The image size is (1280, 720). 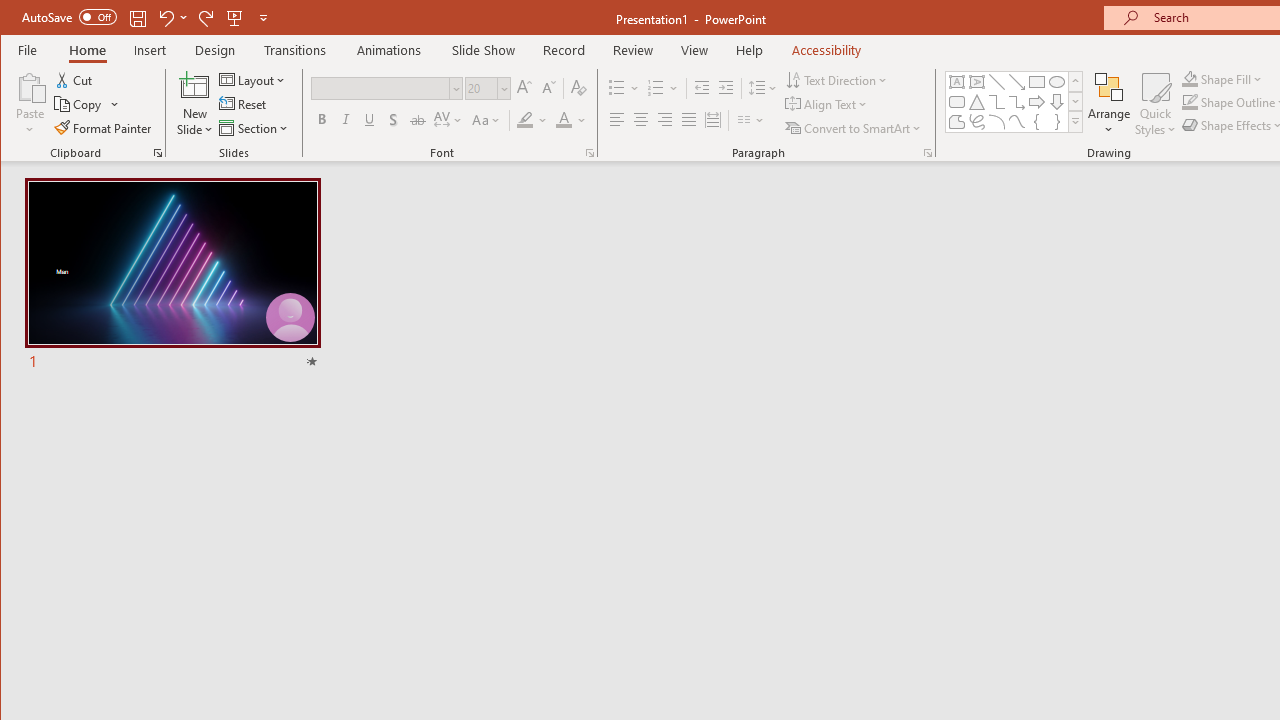 What do you see at coordinates (763, 87) in the screenshot?
I see `'Line Spacing'` at bounding box center [763, 87].